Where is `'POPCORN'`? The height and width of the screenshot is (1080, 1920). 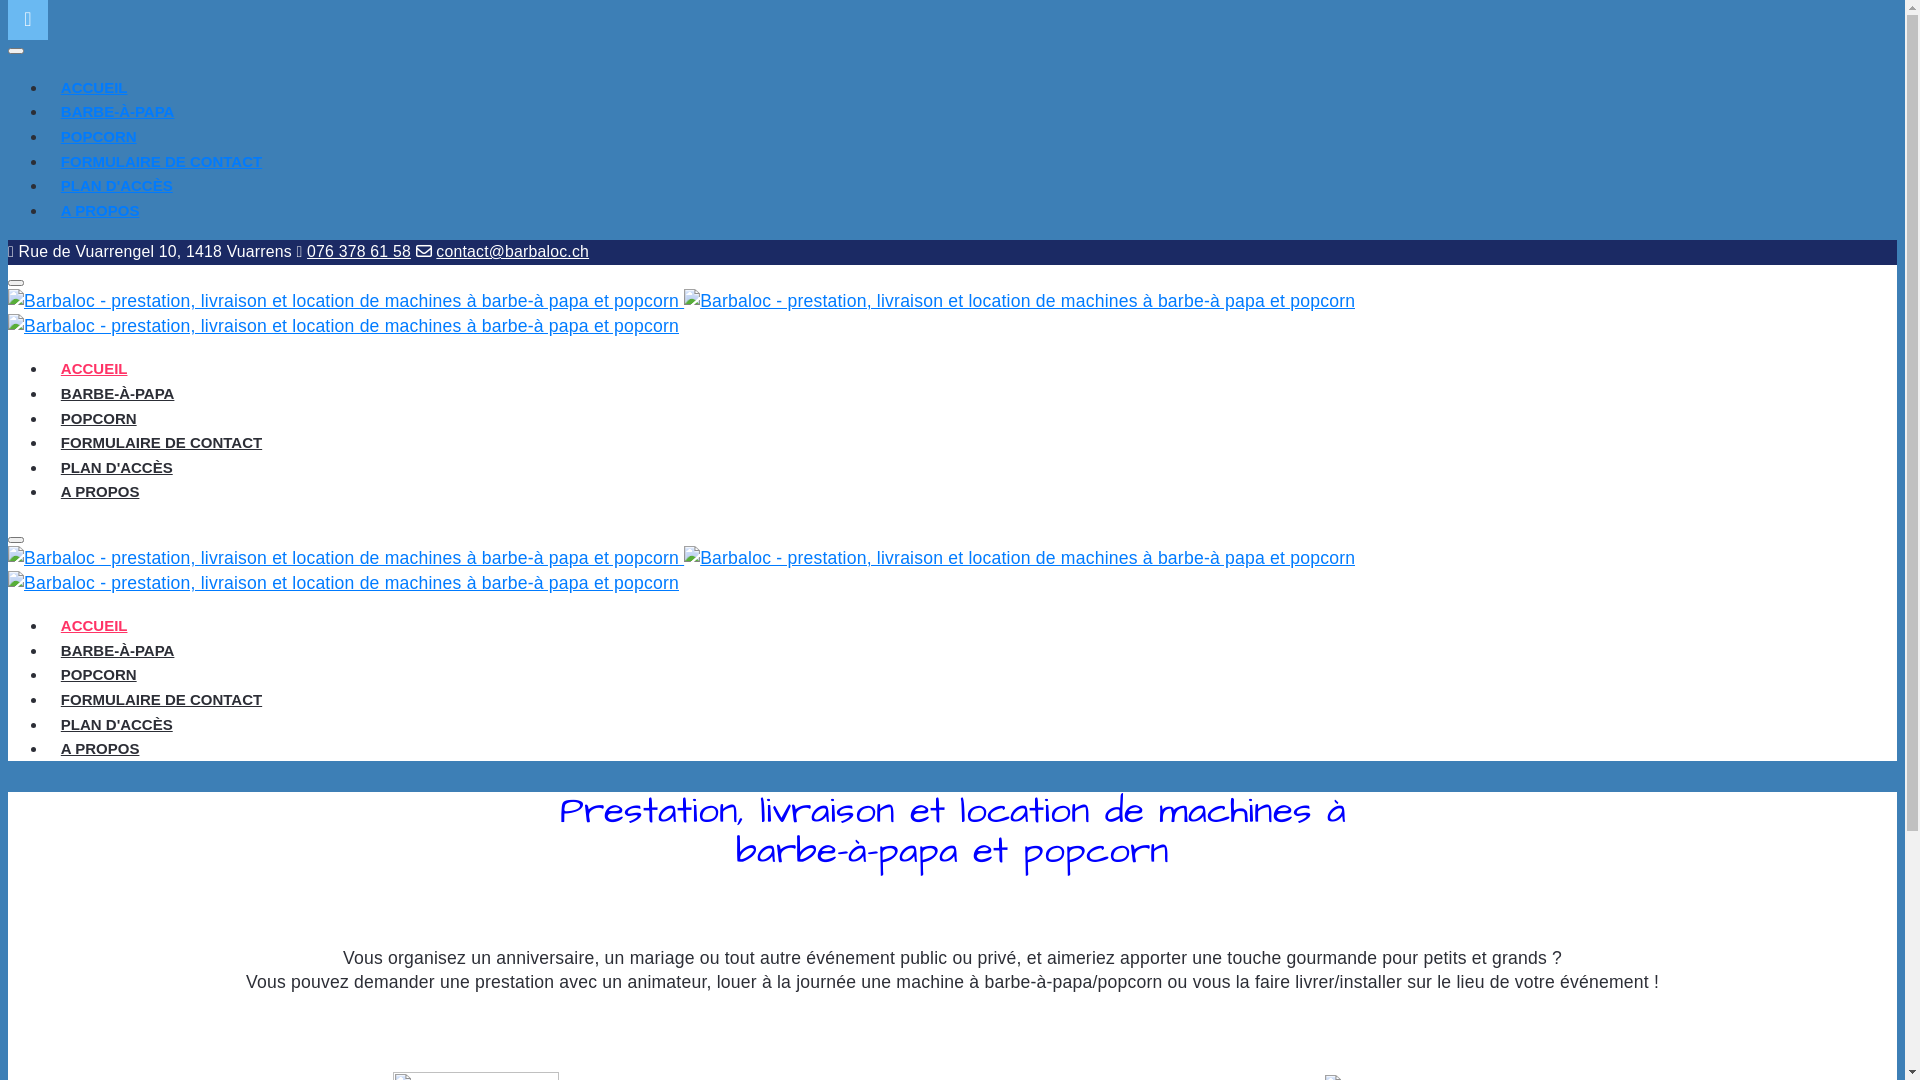 'POPCORN' is located at coordinates (97, 417).